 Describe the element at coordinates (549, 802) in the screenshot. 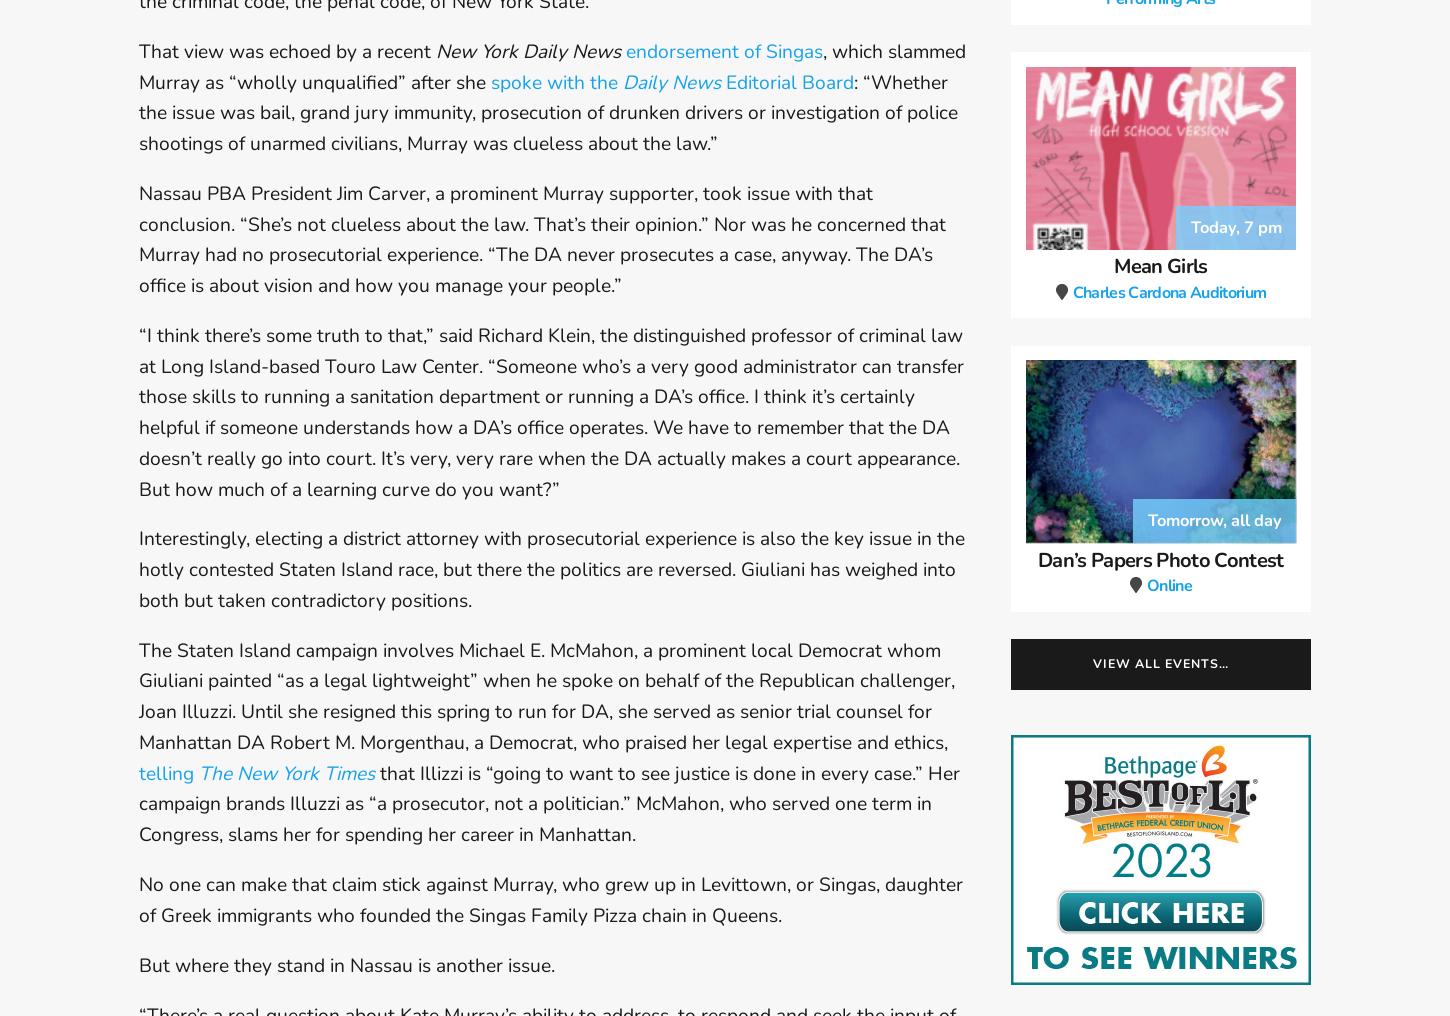

I see `'that Illizzi is “going to want to see justice is done in every case.” Her campaign brands Illuzzi as “a prosecutor, not a politician.” McMahon, who served one term in Congress, slams her for spending her career in Manhattan.'` at that location.